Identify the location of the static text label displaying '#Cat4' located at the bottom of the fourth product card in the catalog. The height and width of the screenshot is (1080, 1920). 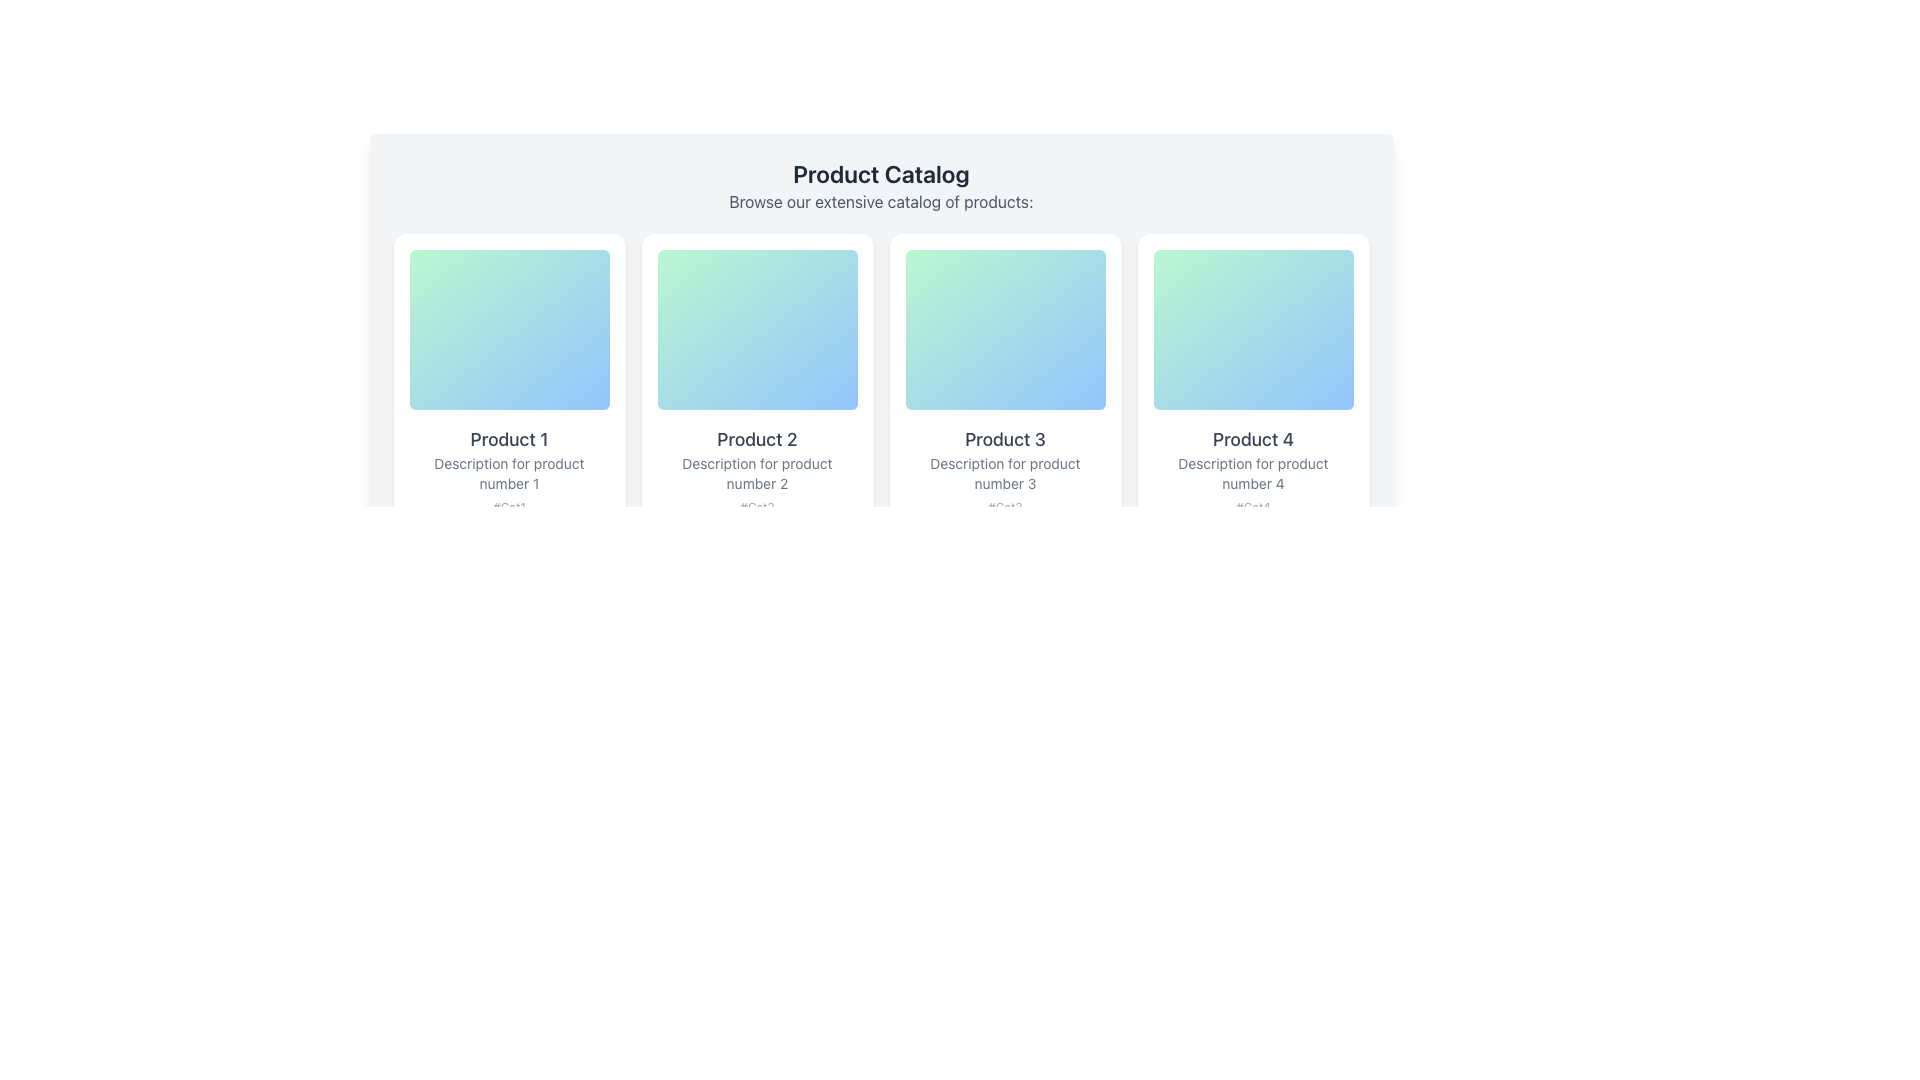
(1252, 506).